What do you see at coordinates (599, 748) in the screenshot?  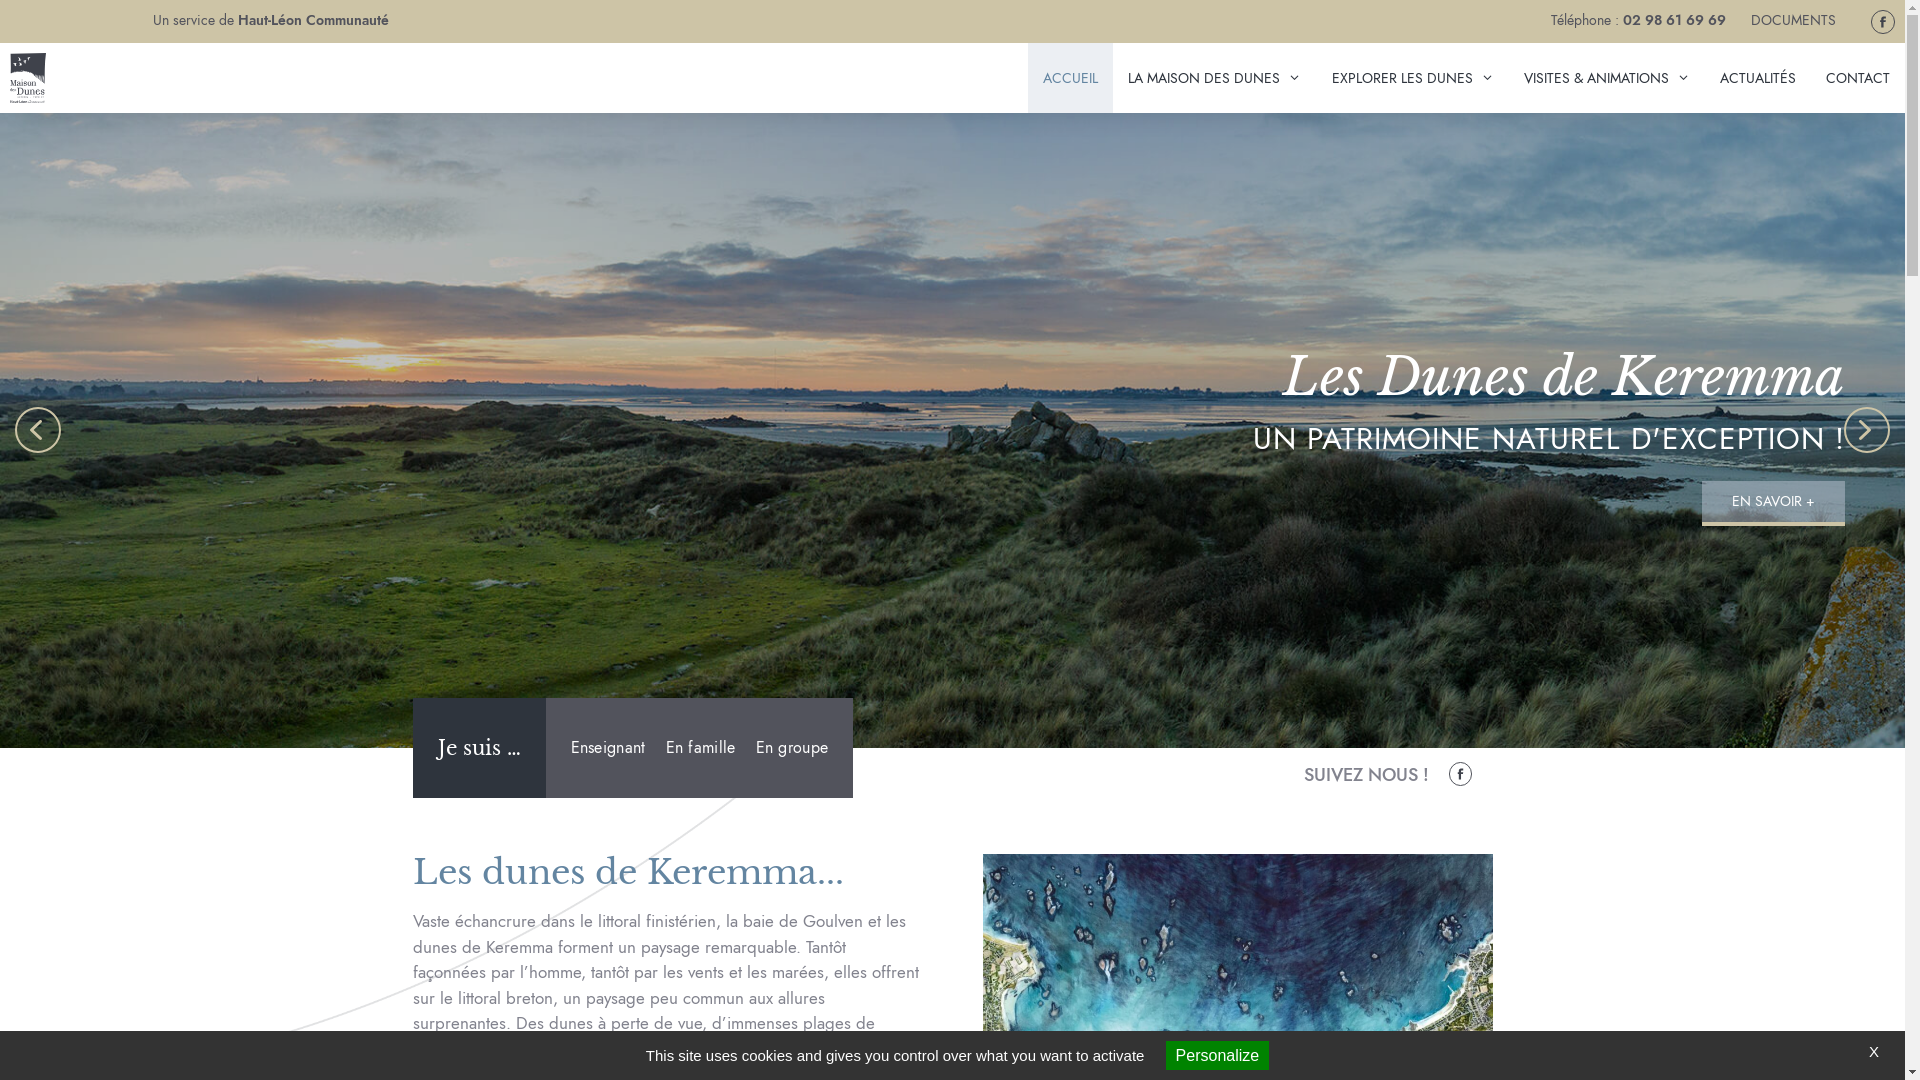 I see `'Enseignant'` at bounding box center [599, 748].